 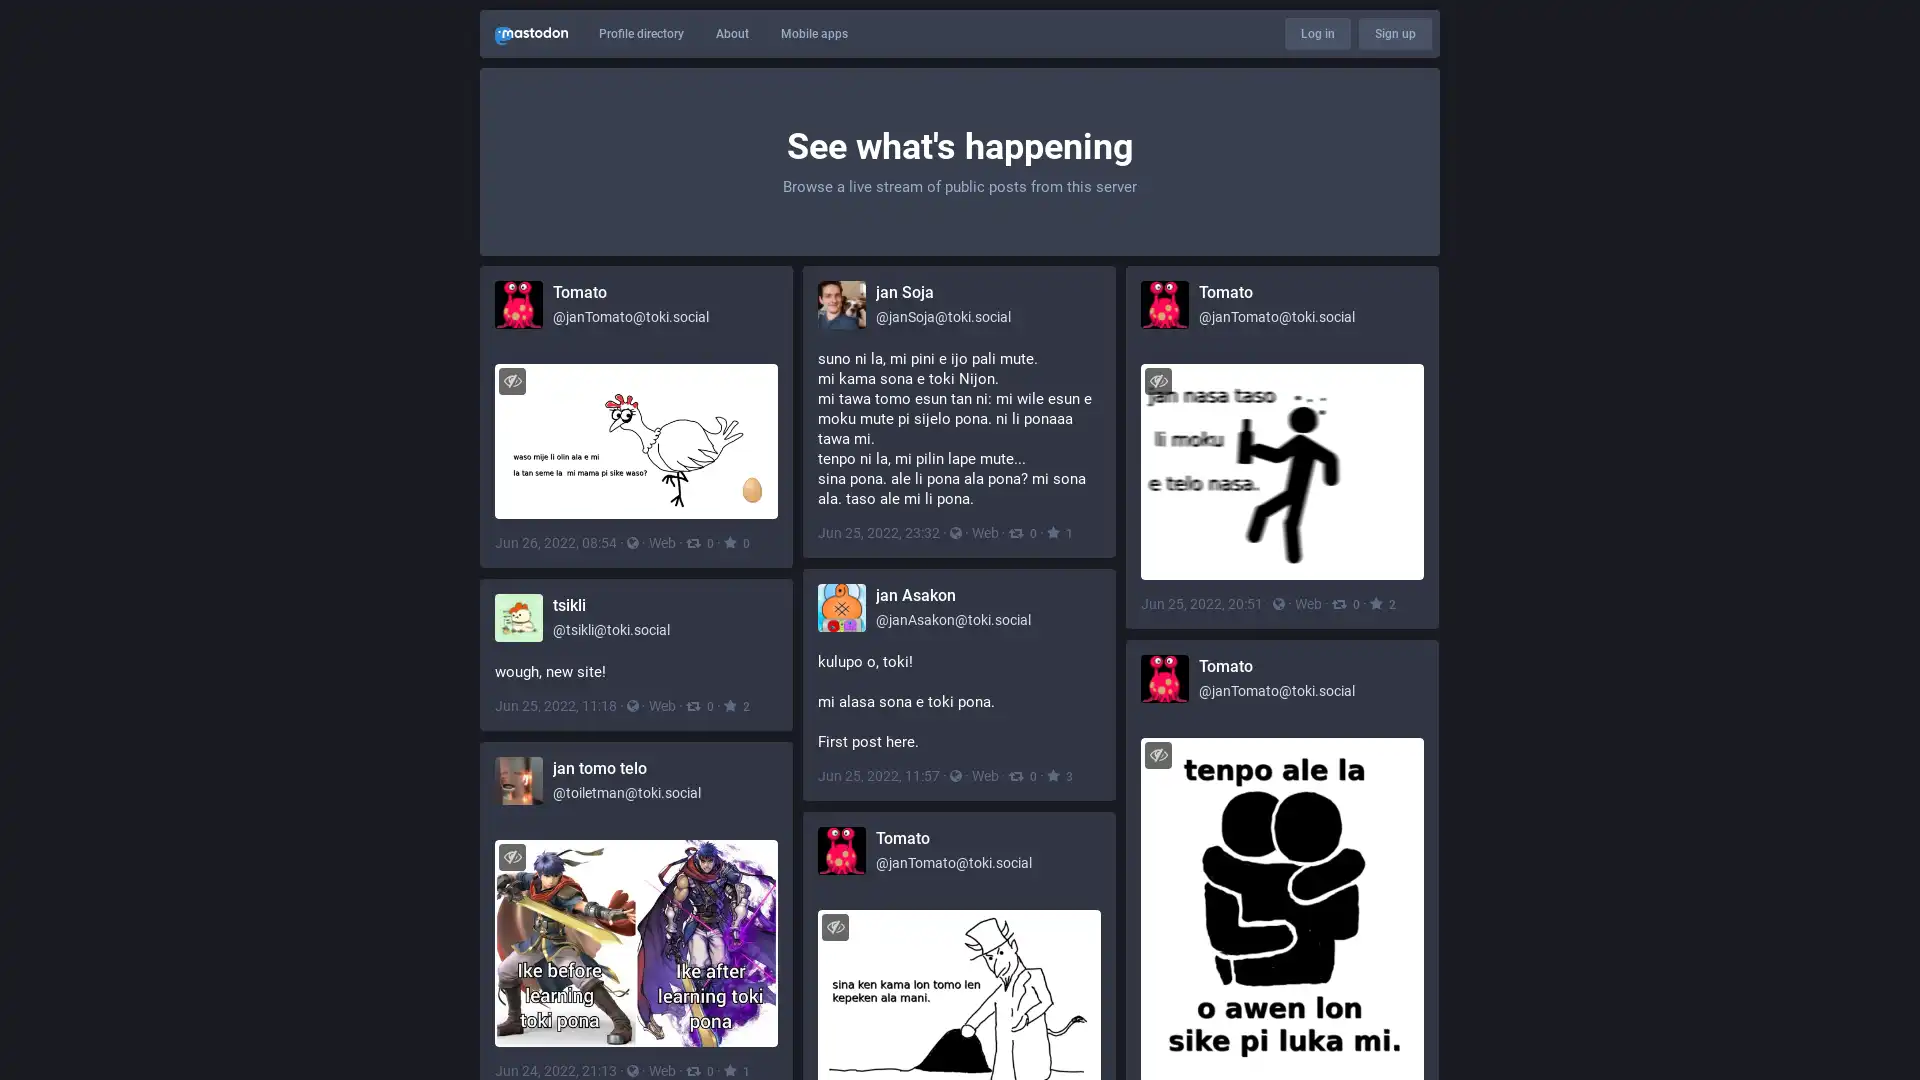 What do you see at coordinates (1158, 754) in the screenshot?
I see `Hide image` at bounding box center [1158, 754].